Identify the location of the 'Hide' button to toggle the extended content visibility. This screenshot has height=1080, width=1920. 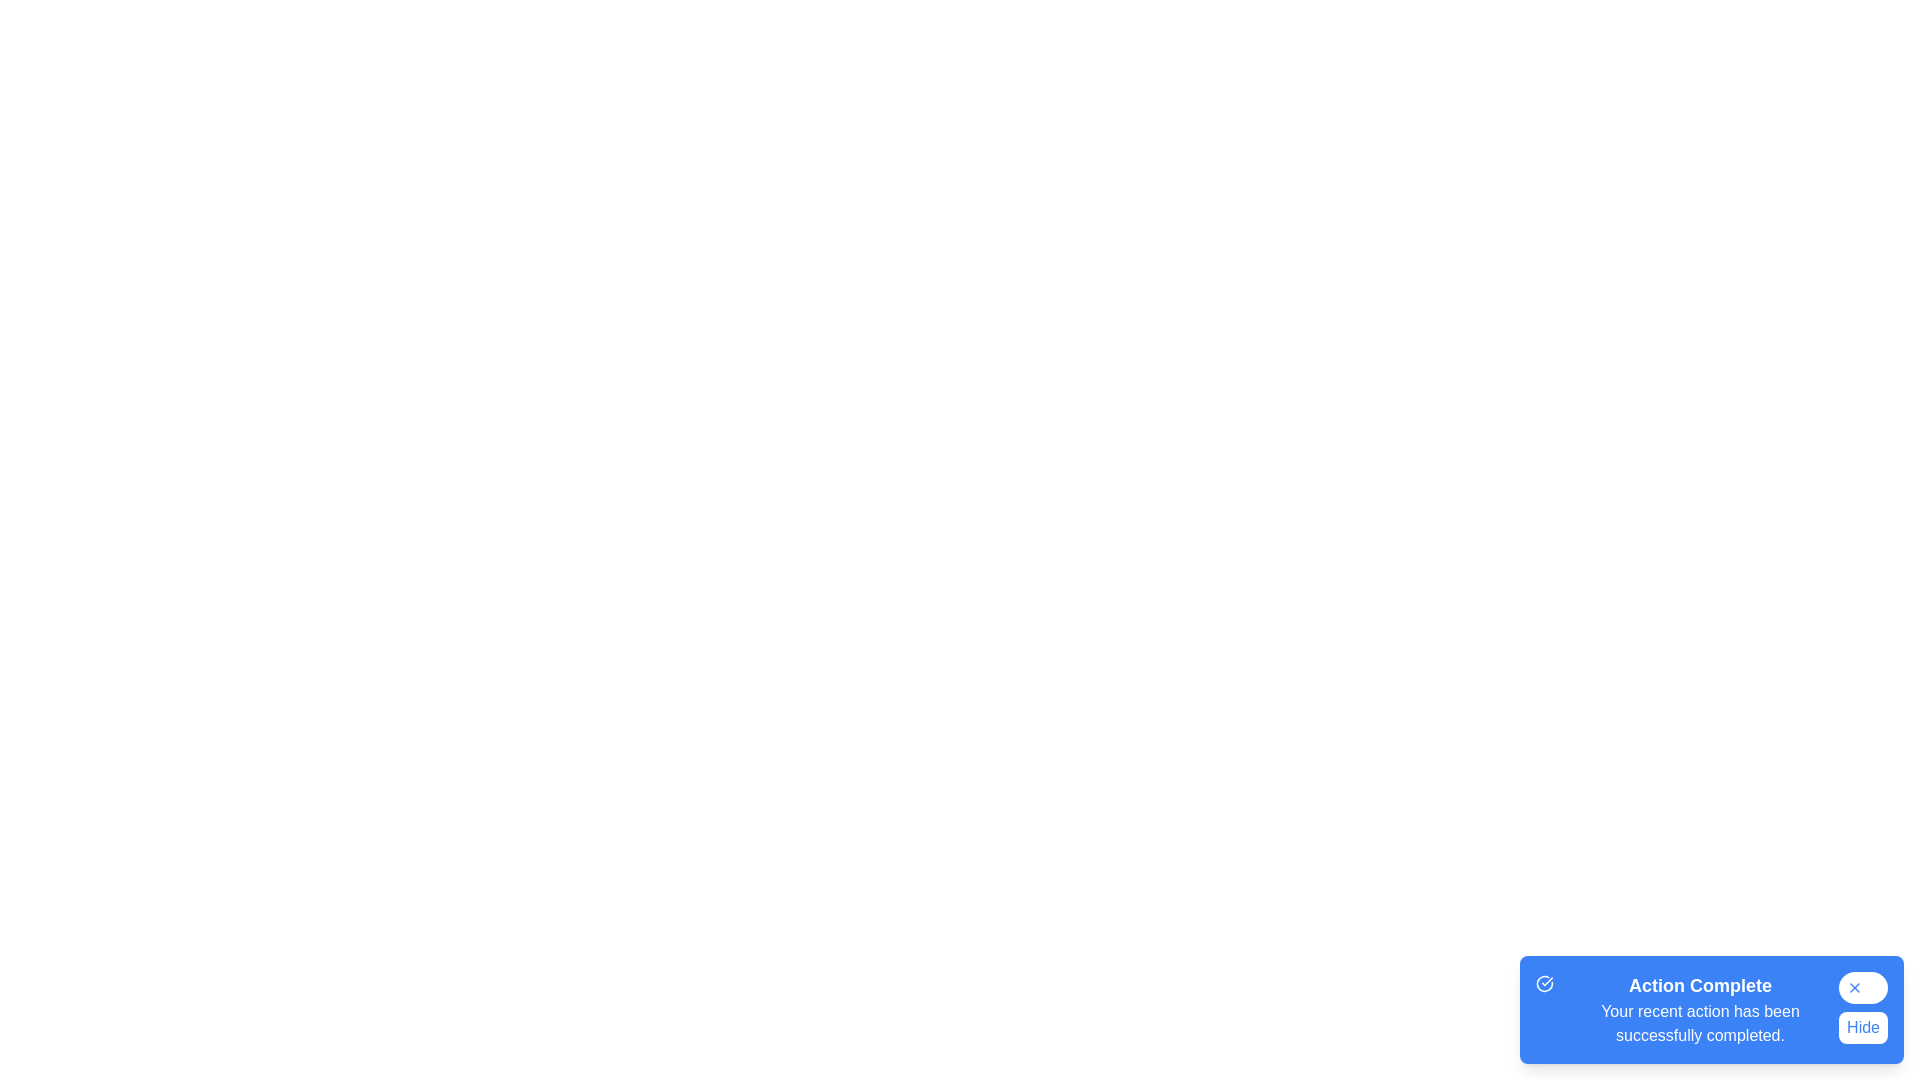
(1861, 1028).